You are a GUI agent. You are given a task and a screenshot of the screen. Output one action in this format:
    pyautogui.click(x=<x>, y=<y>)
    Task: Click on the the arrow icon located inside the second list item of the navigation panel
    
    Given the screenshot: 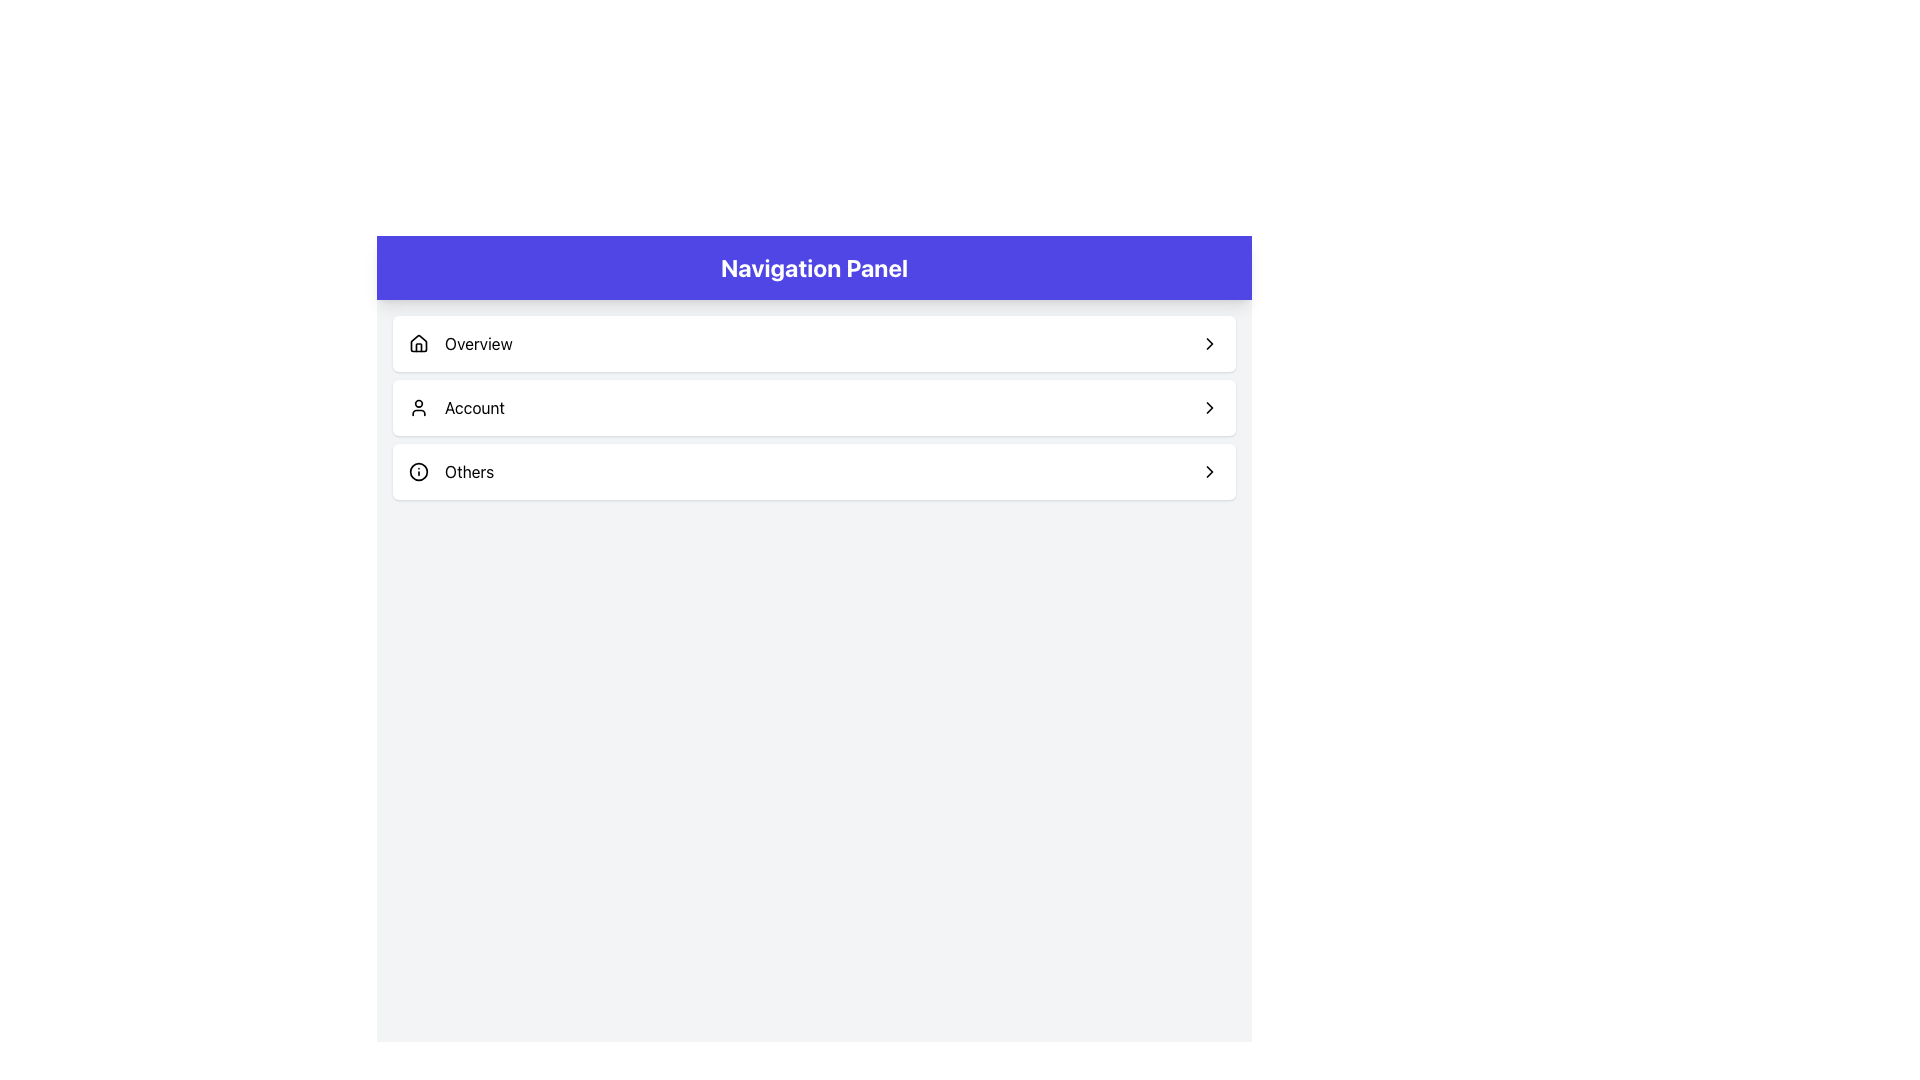 What is the action you would take?
    pyautogui.click(x=1208, y=407)
    